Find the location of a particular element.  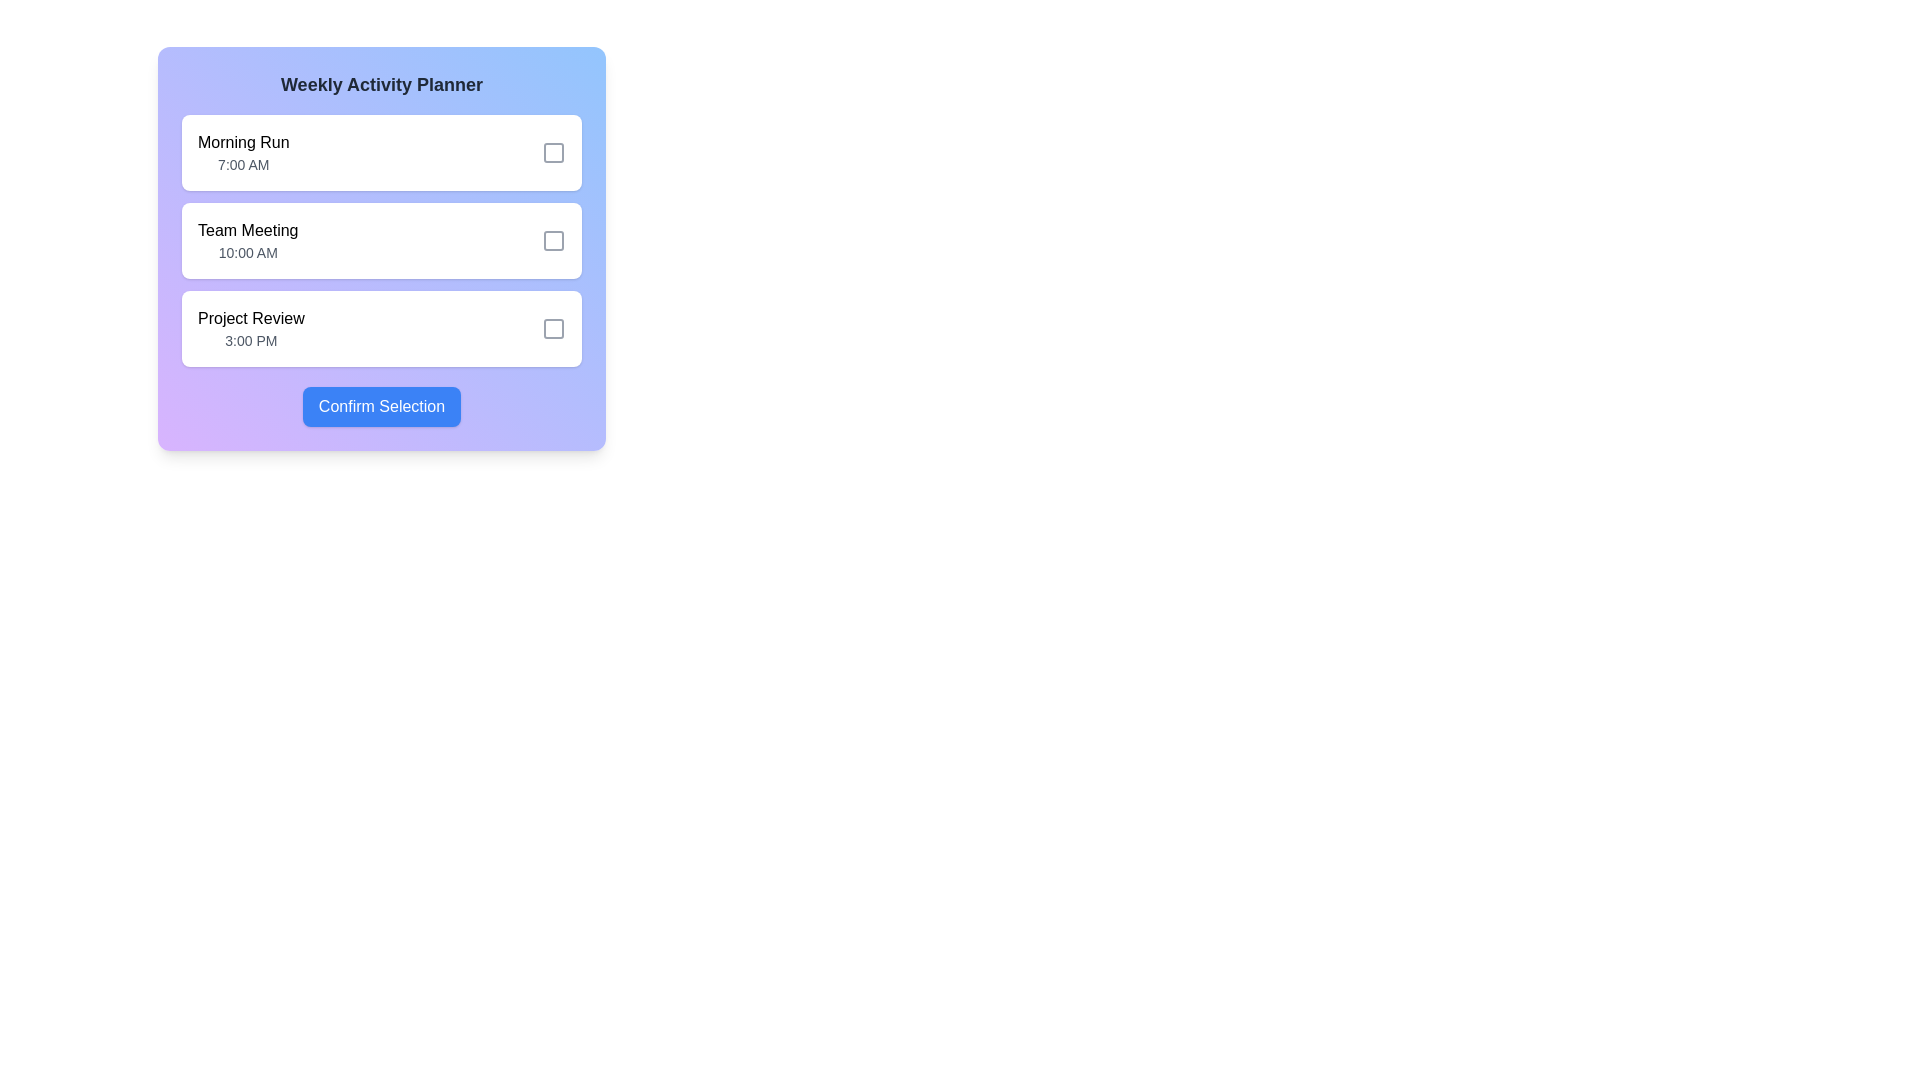

the checkbox is located at coordinates (553, 327).